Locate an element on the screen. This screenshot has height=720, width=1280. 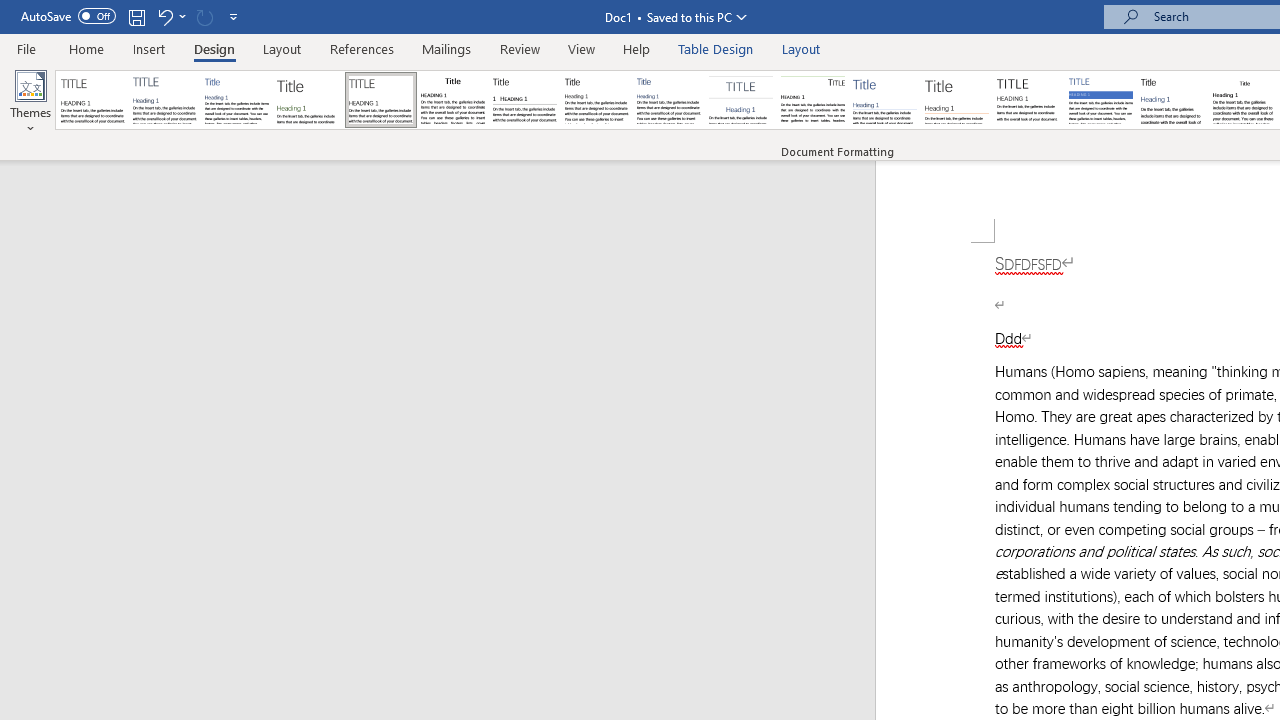
'Layout' is located at coordinates (801, 48).